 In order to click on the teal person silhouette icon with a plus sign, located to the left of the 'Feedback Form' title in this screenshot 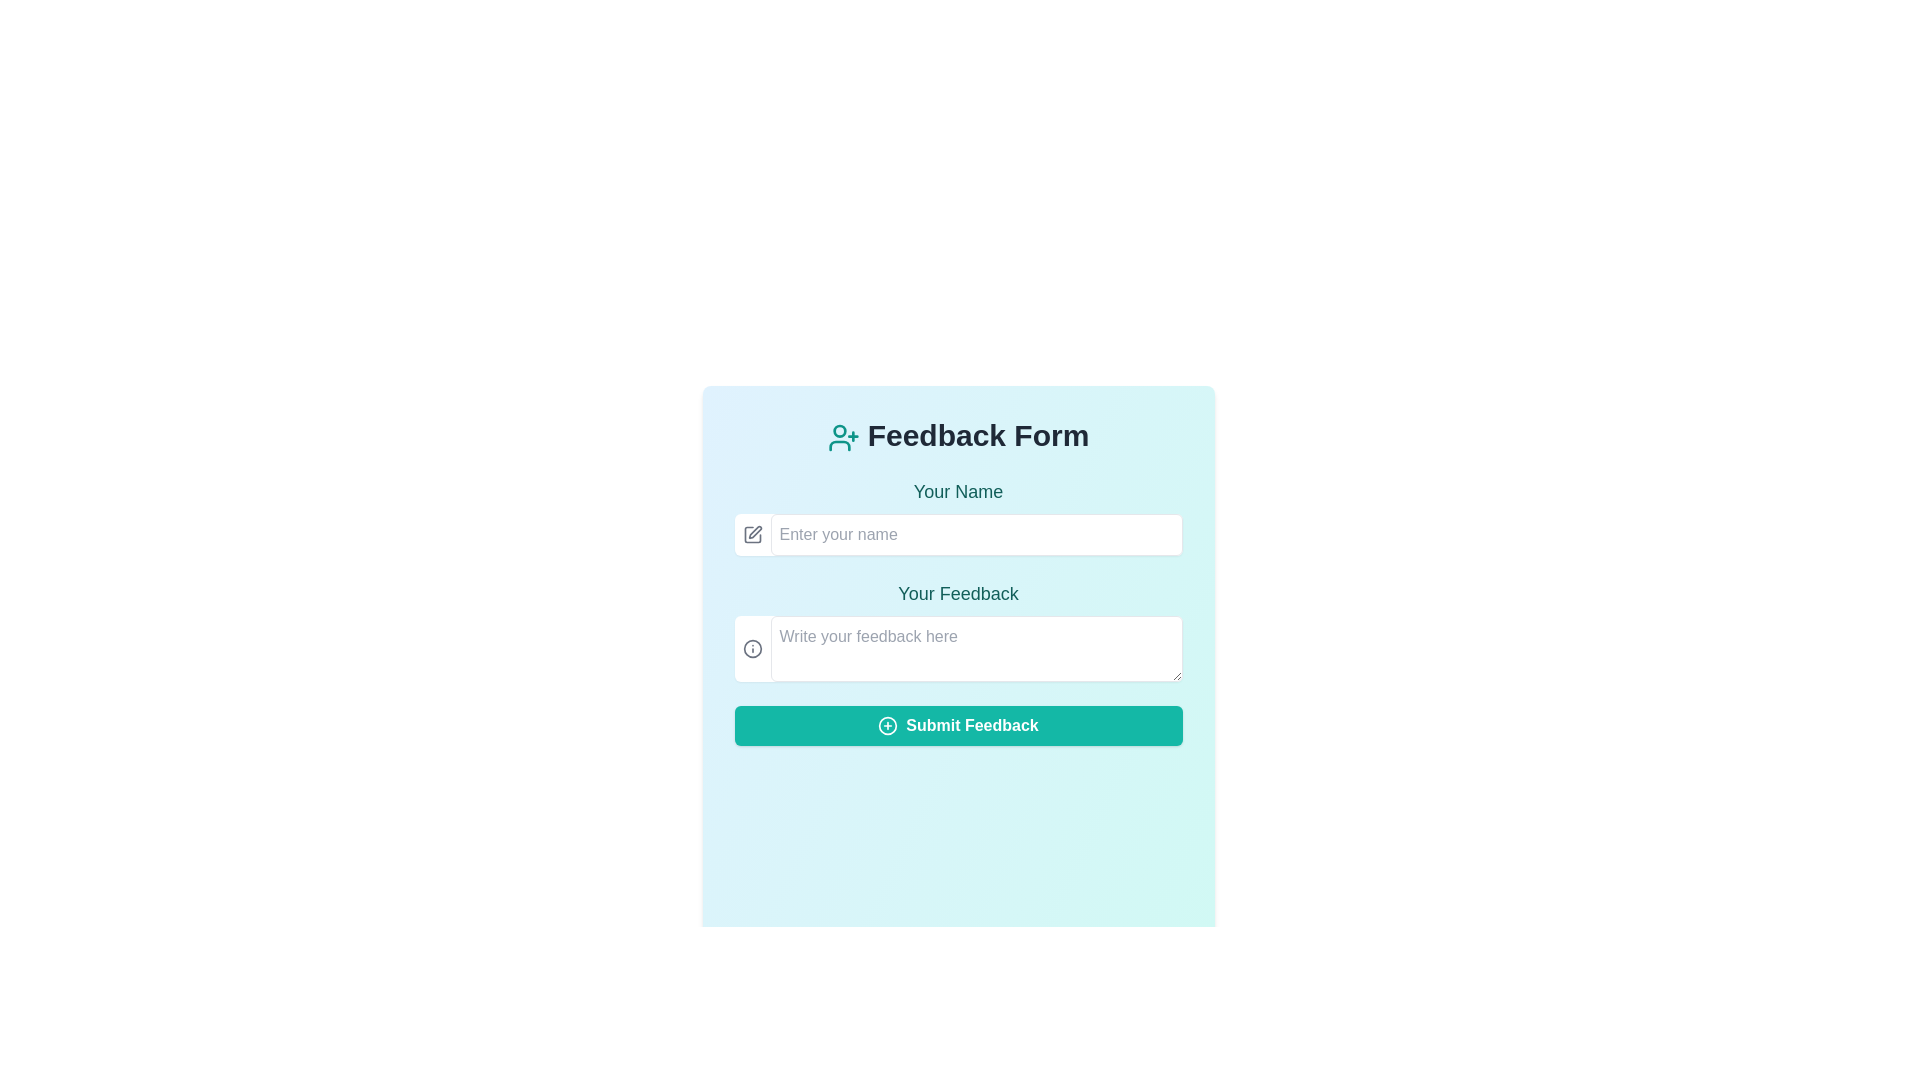, I will do `click(843, 437)`.